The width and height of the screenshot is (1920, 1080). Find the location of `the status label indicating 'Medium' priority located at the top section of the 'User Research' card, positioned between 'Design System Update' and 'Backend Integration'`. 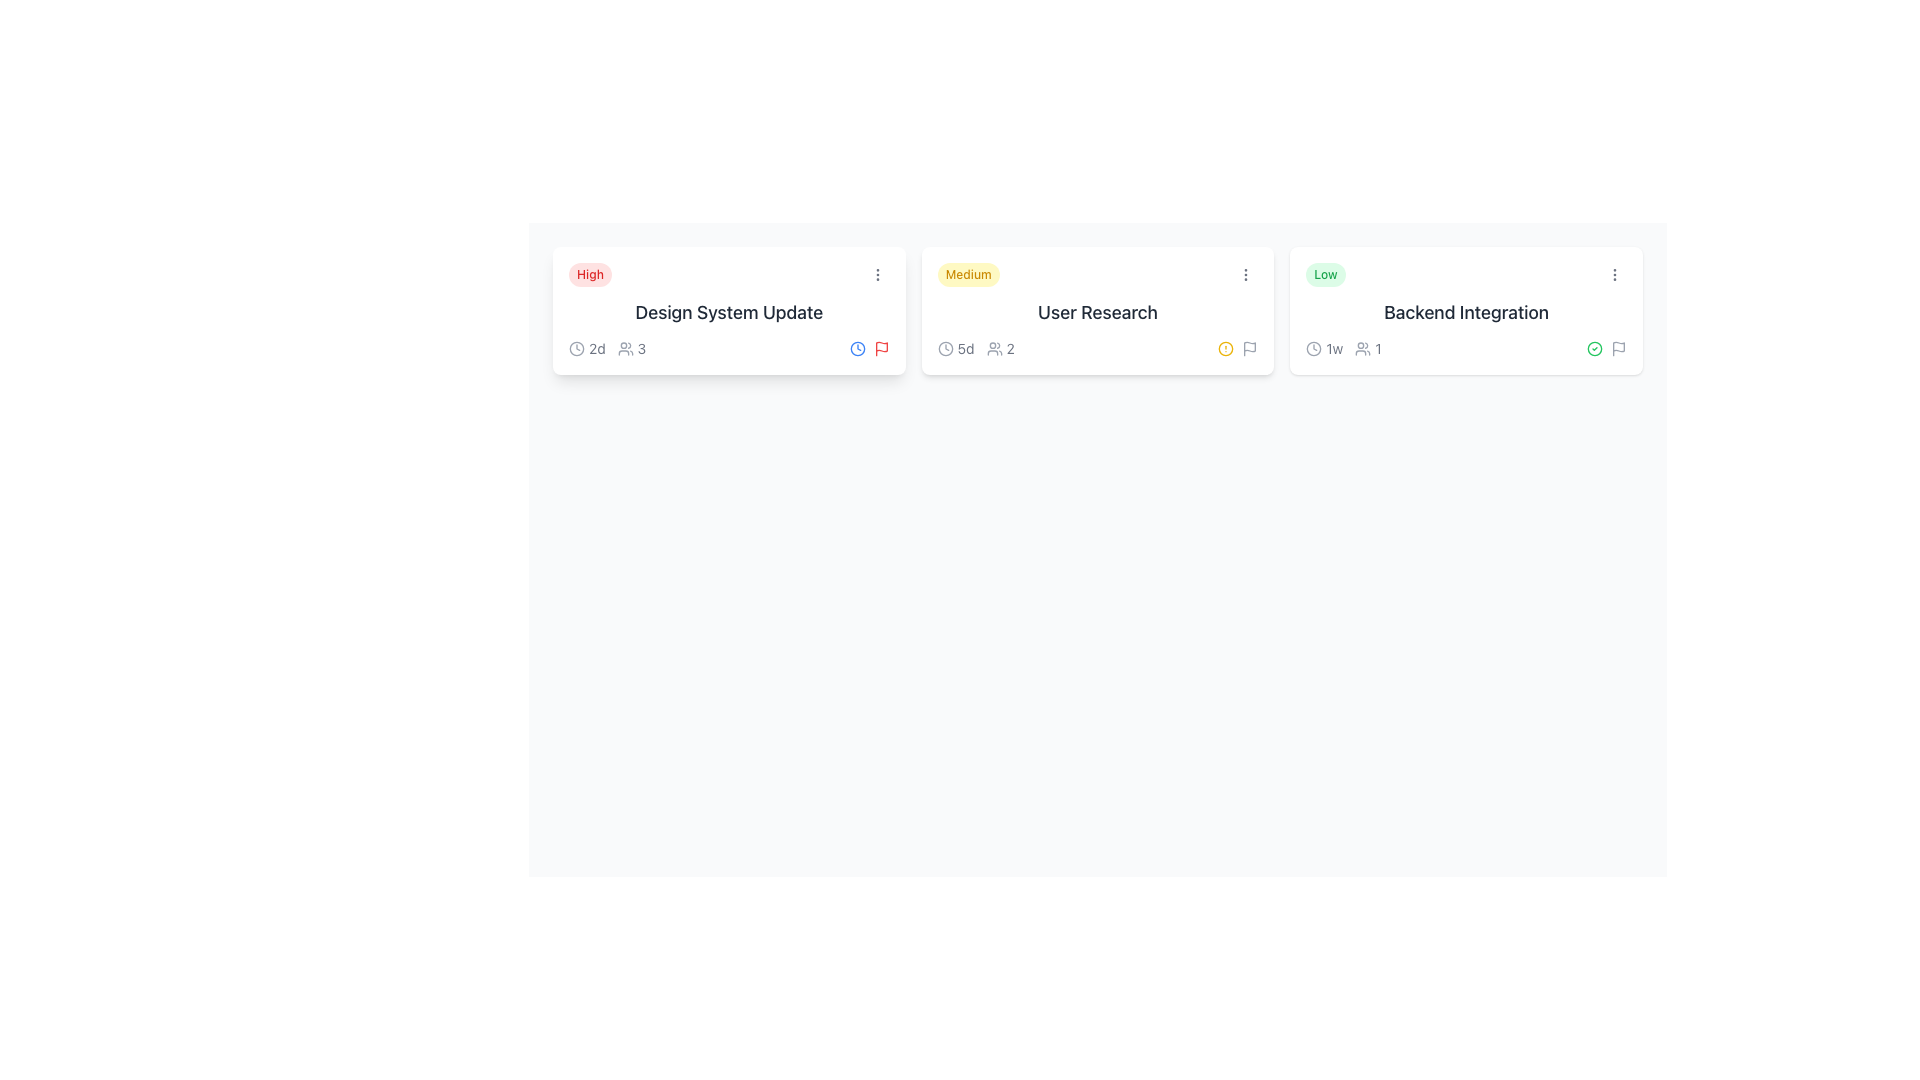

the status label indicating 'Medium' priority located at the top section of the 'User Research' card, positioned between 'Design System Update' and 'Backend Integration' is located at coordinates (1097, 274).